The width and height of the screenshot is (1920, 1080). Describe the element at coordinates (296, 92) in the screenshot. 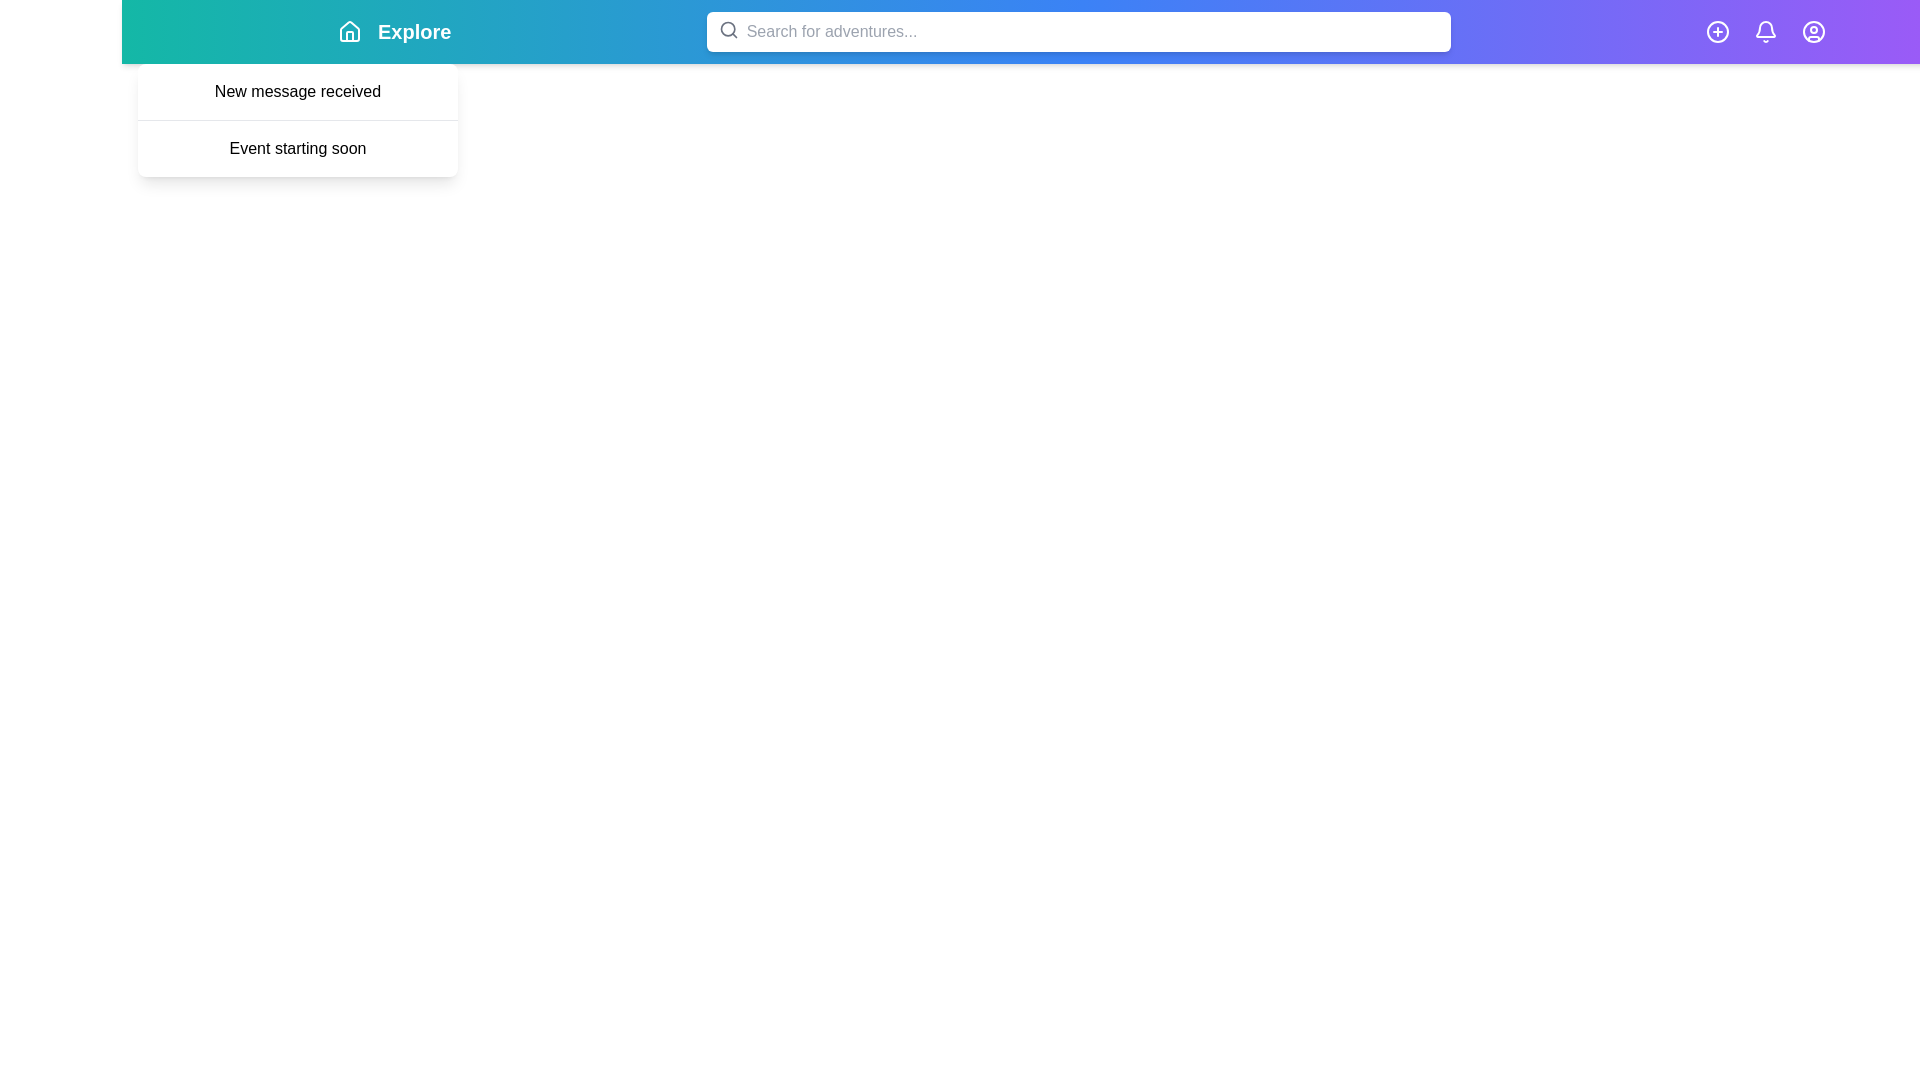

I see `the notification 'New message received' in the dropdown` at that location.